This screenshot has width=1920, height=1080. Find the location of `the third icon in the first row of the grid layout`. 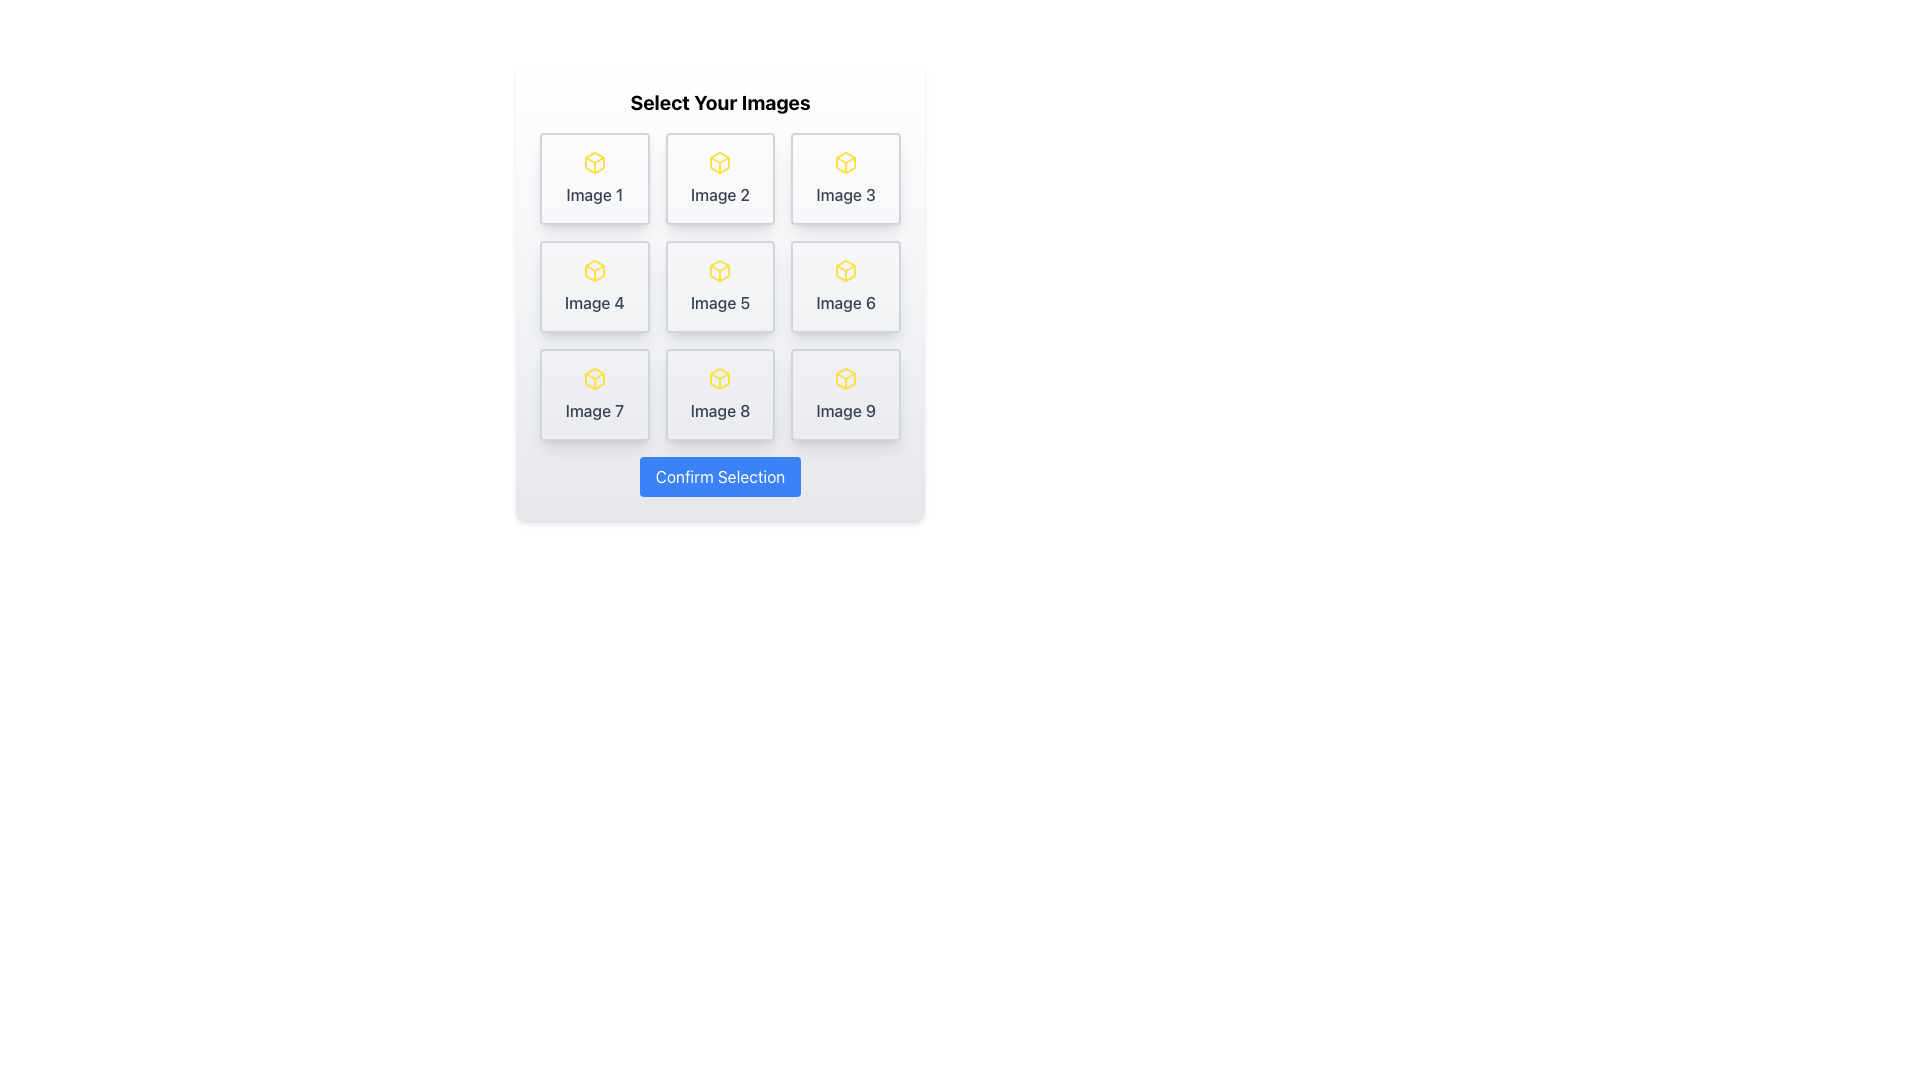

the third icon in the first row of the grid layout is located at coordinates (845, 161).